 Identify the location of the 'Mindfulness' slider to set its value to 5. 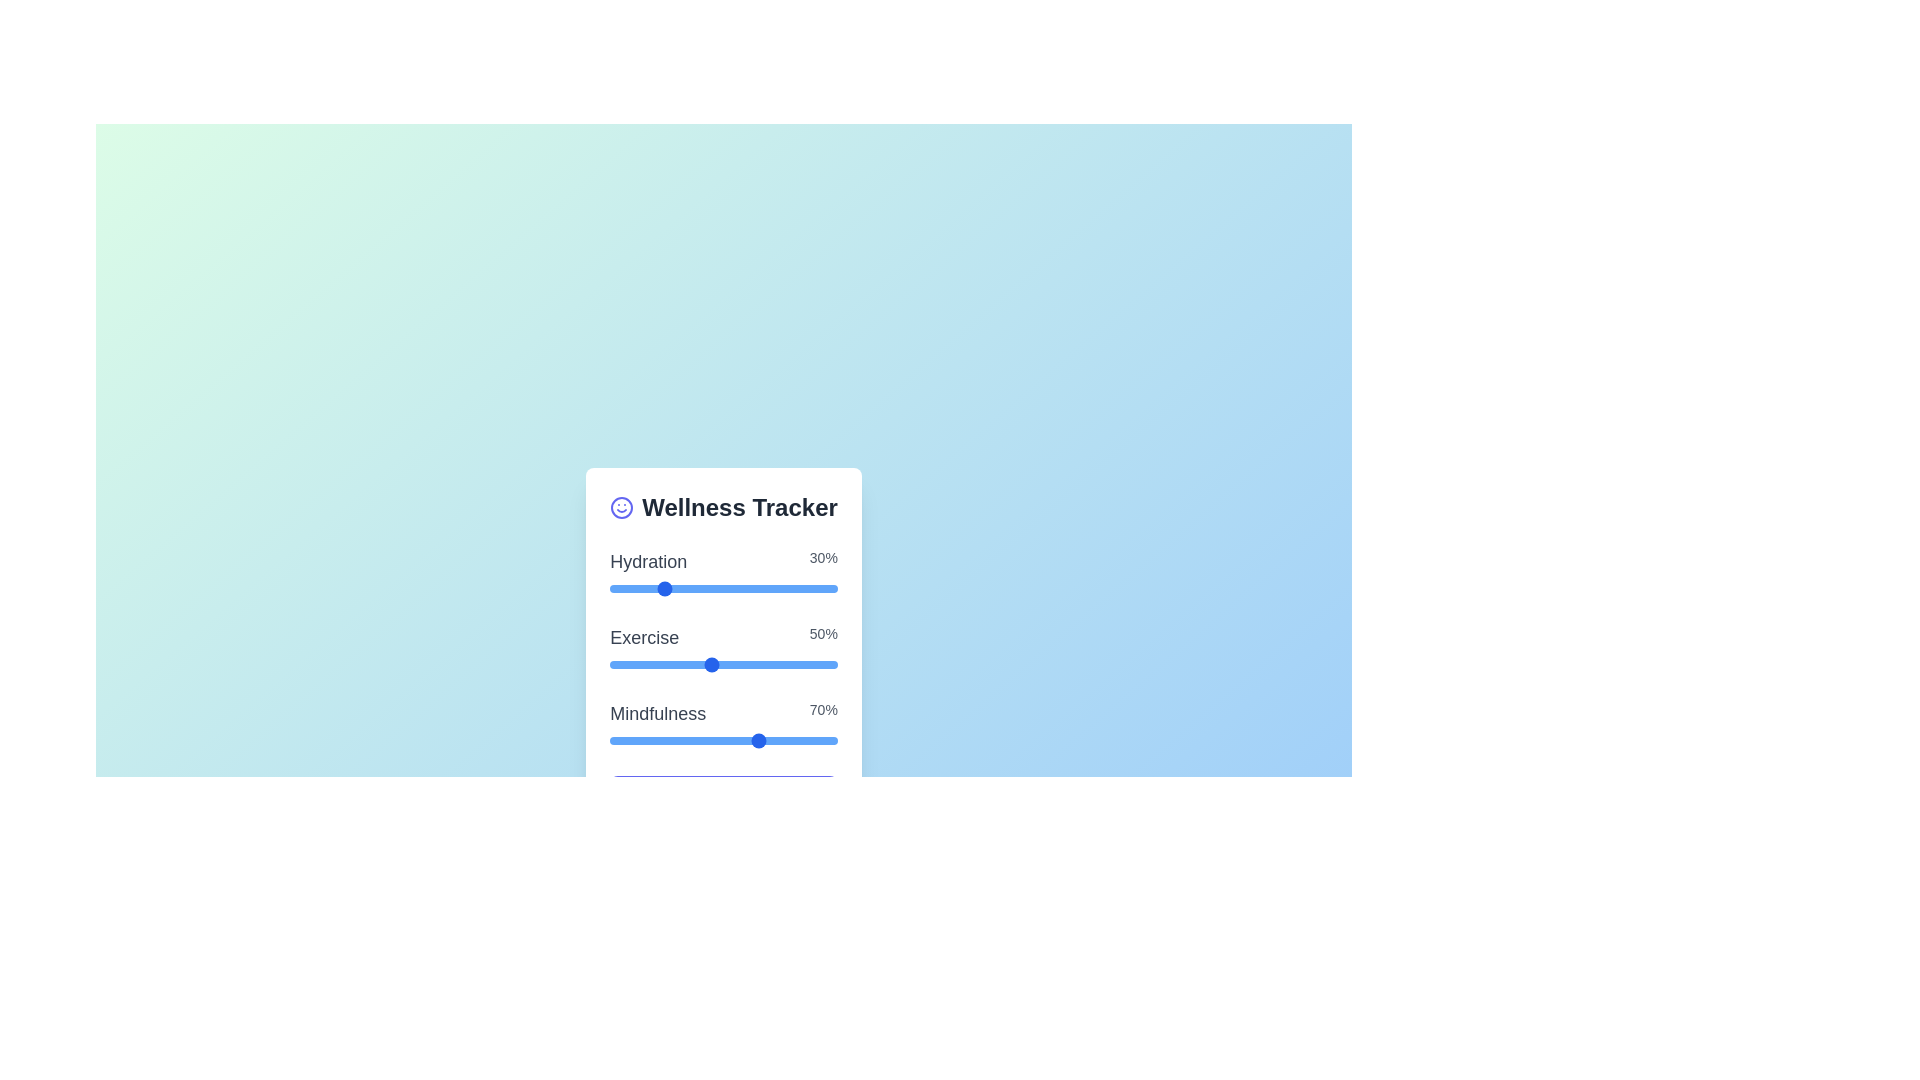
(711, 740).